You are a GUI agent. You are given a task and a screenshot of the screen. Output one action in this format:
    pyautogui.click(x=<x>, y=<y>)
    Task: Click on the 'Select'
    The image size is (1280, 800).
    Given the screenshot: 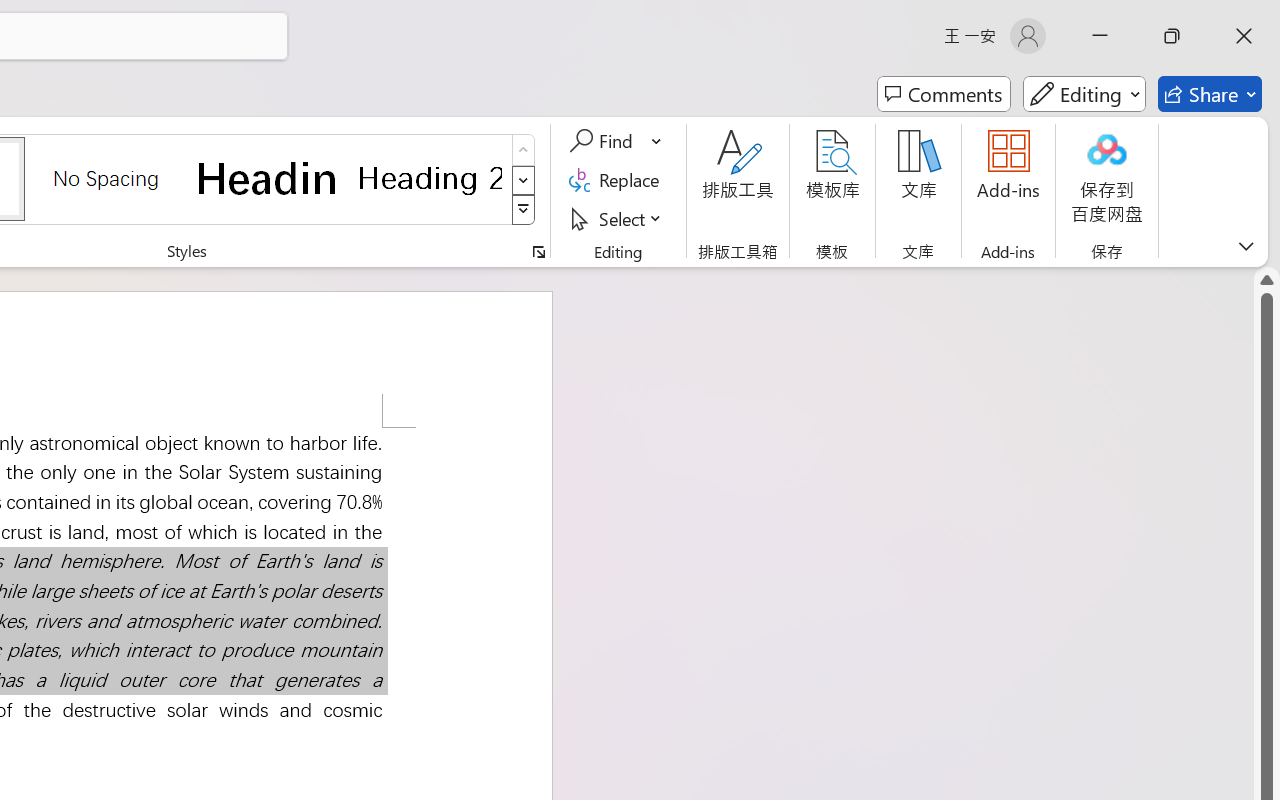 What is the action you would take?
    pyautogui.click(x=617, y=218)
    